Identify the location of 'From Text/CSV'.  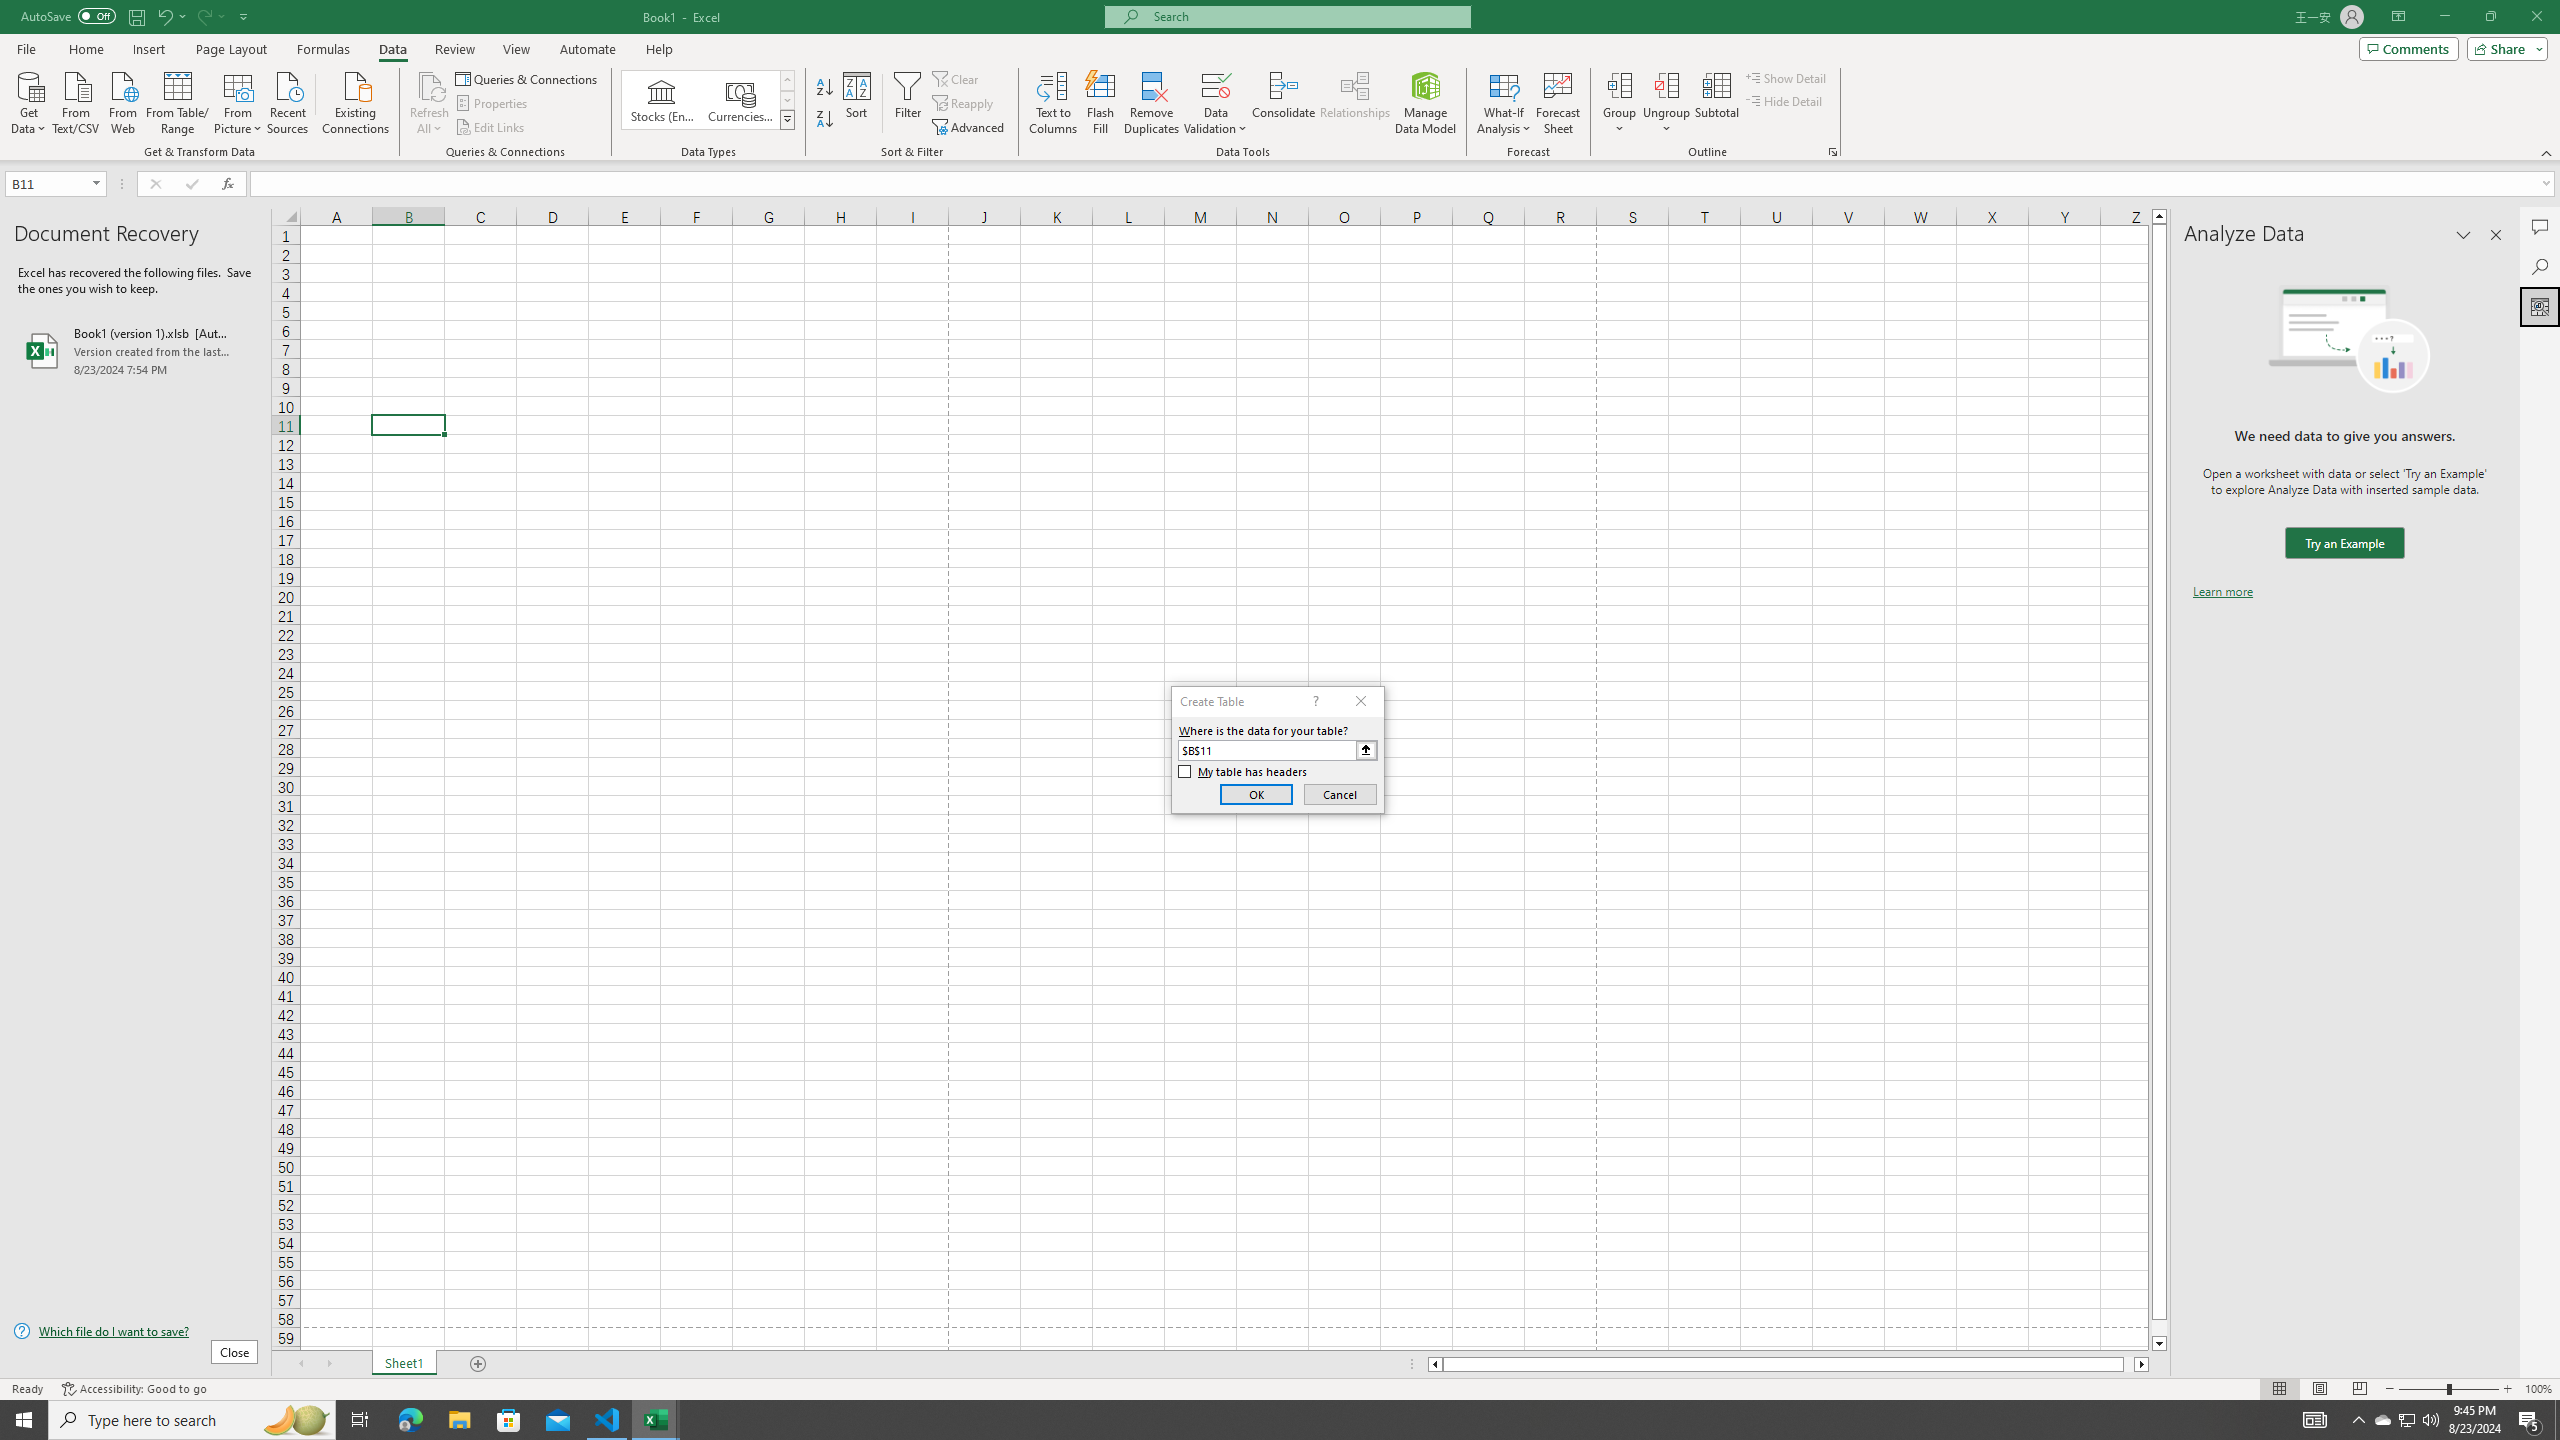
(76, 100).